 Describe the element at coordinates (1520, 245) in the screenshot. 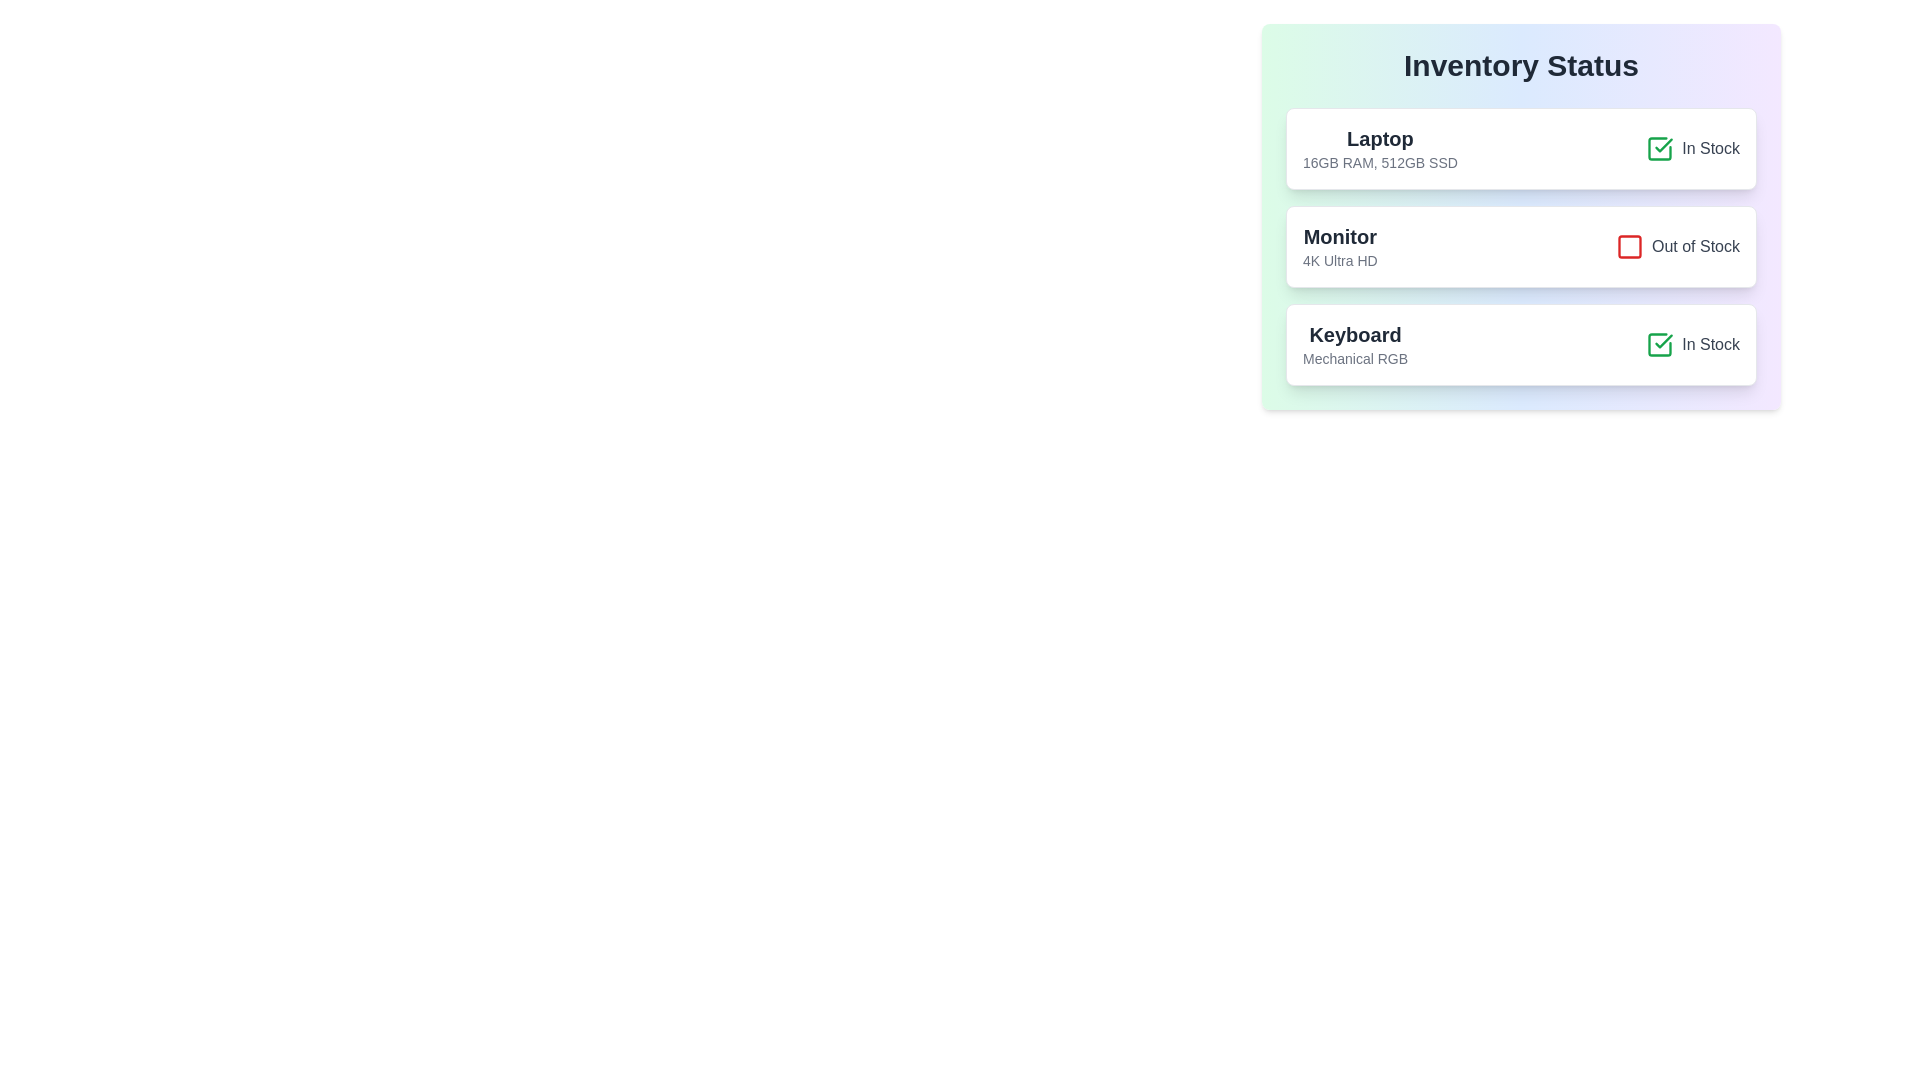

I see `the Information card that indicates the monitor is out of stock, which is the second item in a vertical list of three cards` at that location.